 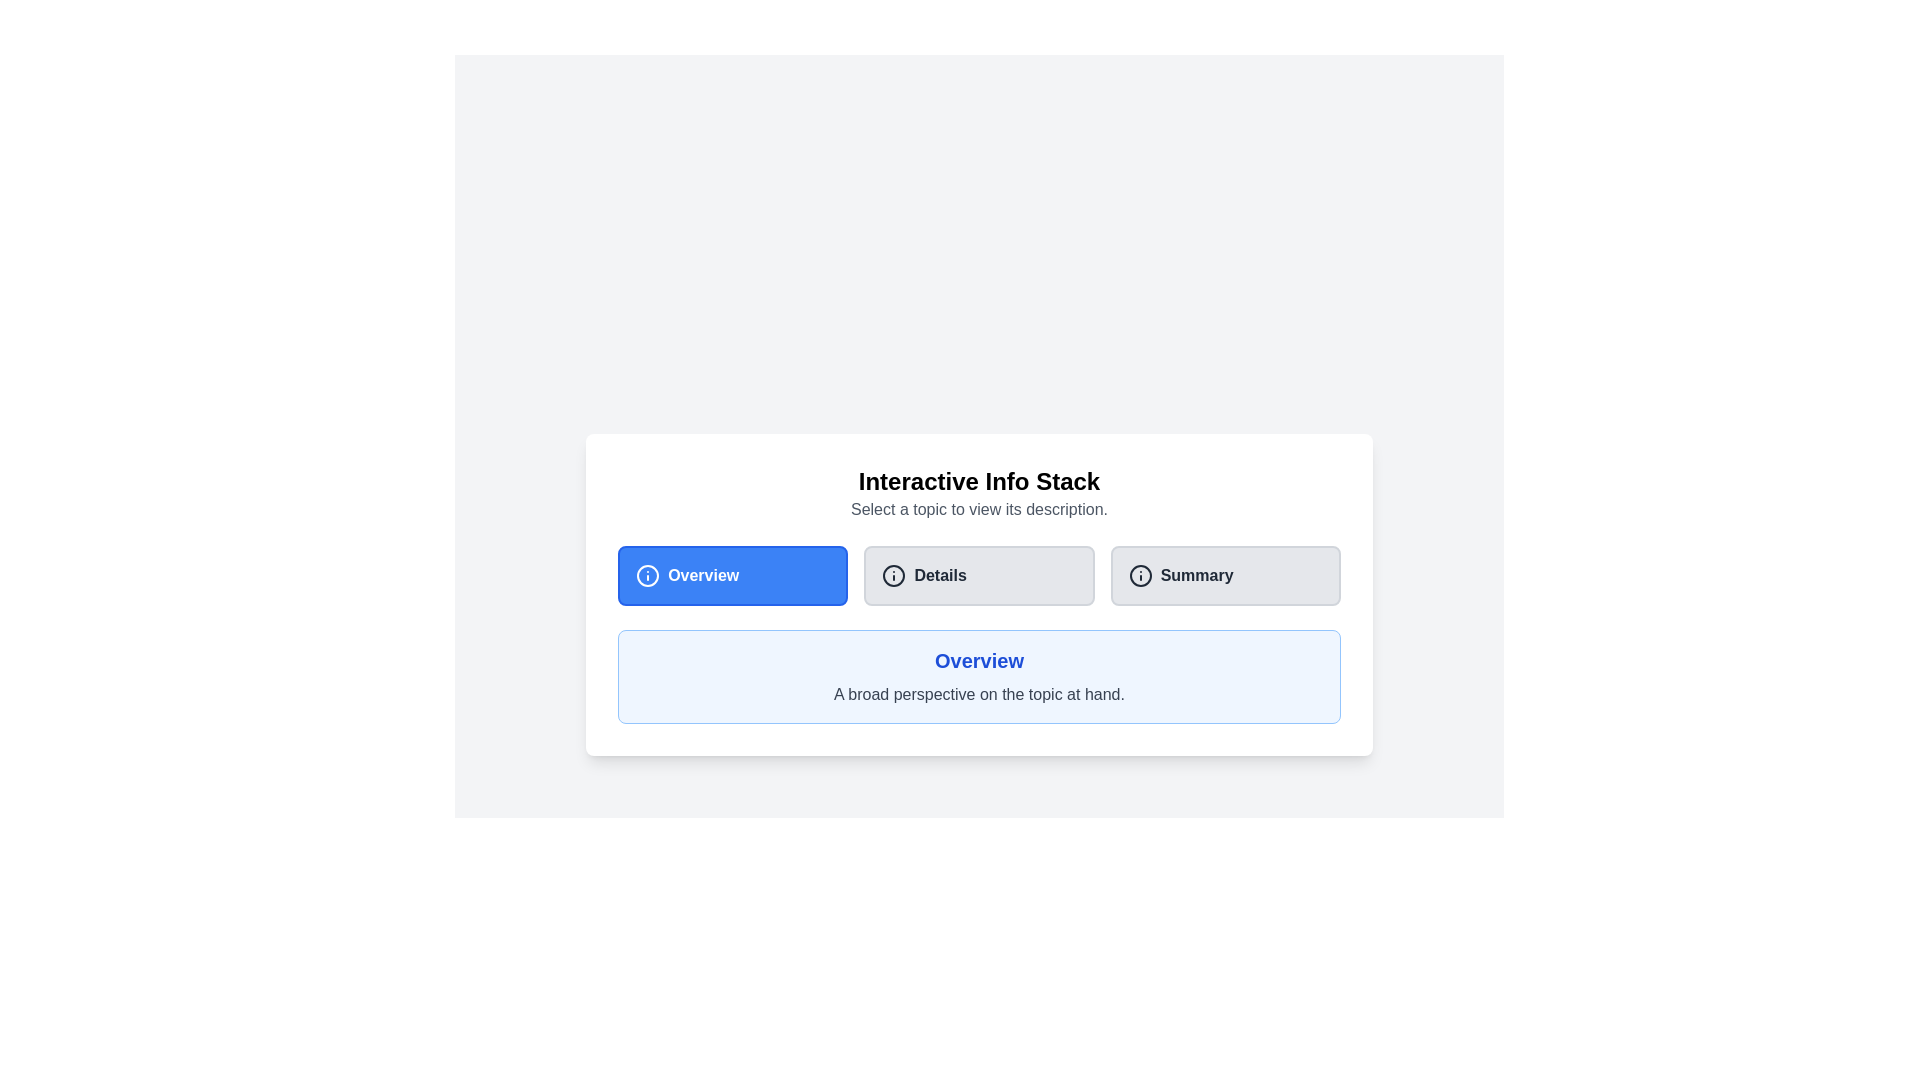 What do you see at coordinates (893, 575) in the screenshot?
I see `the decorative SVG circle that is part of the 'Details' button, which is located between the 'Overview' and 'Summary' buttons` at bounding box center [893, 575].